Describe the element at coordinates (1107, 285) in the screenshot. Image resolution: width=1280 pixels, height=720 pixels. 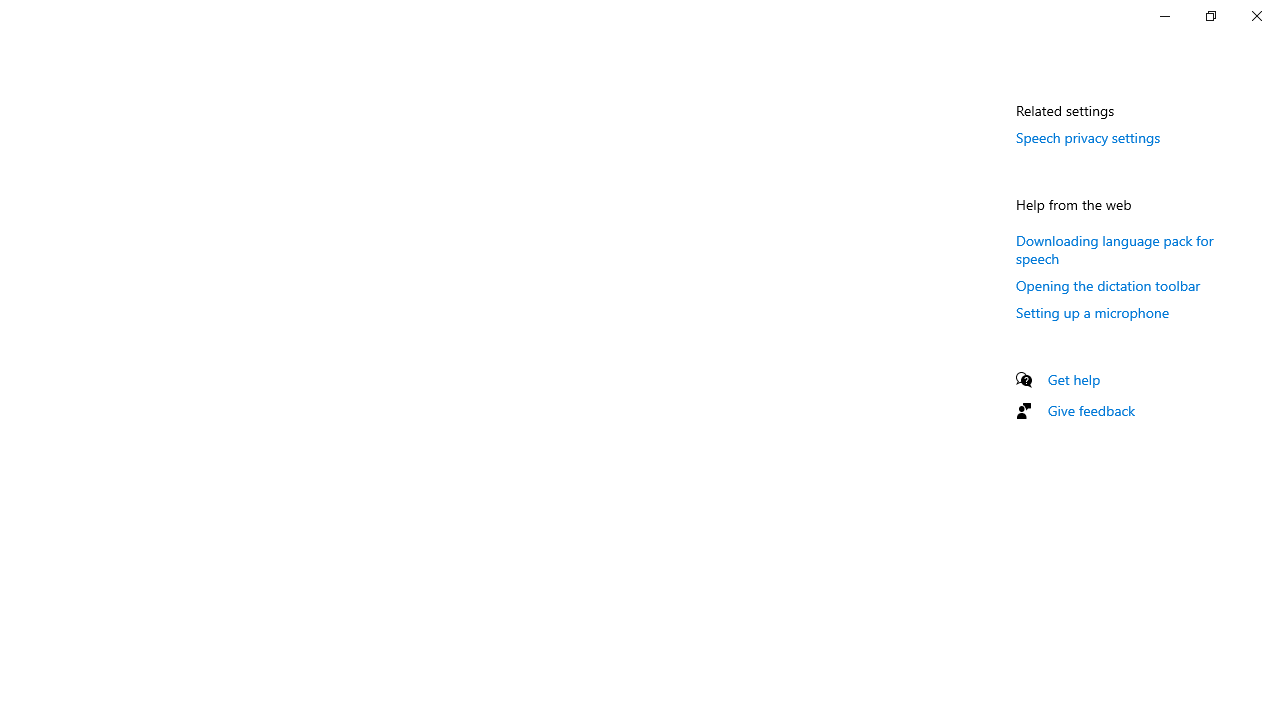
I see `'Opening the dictation toolbar'` at that location.